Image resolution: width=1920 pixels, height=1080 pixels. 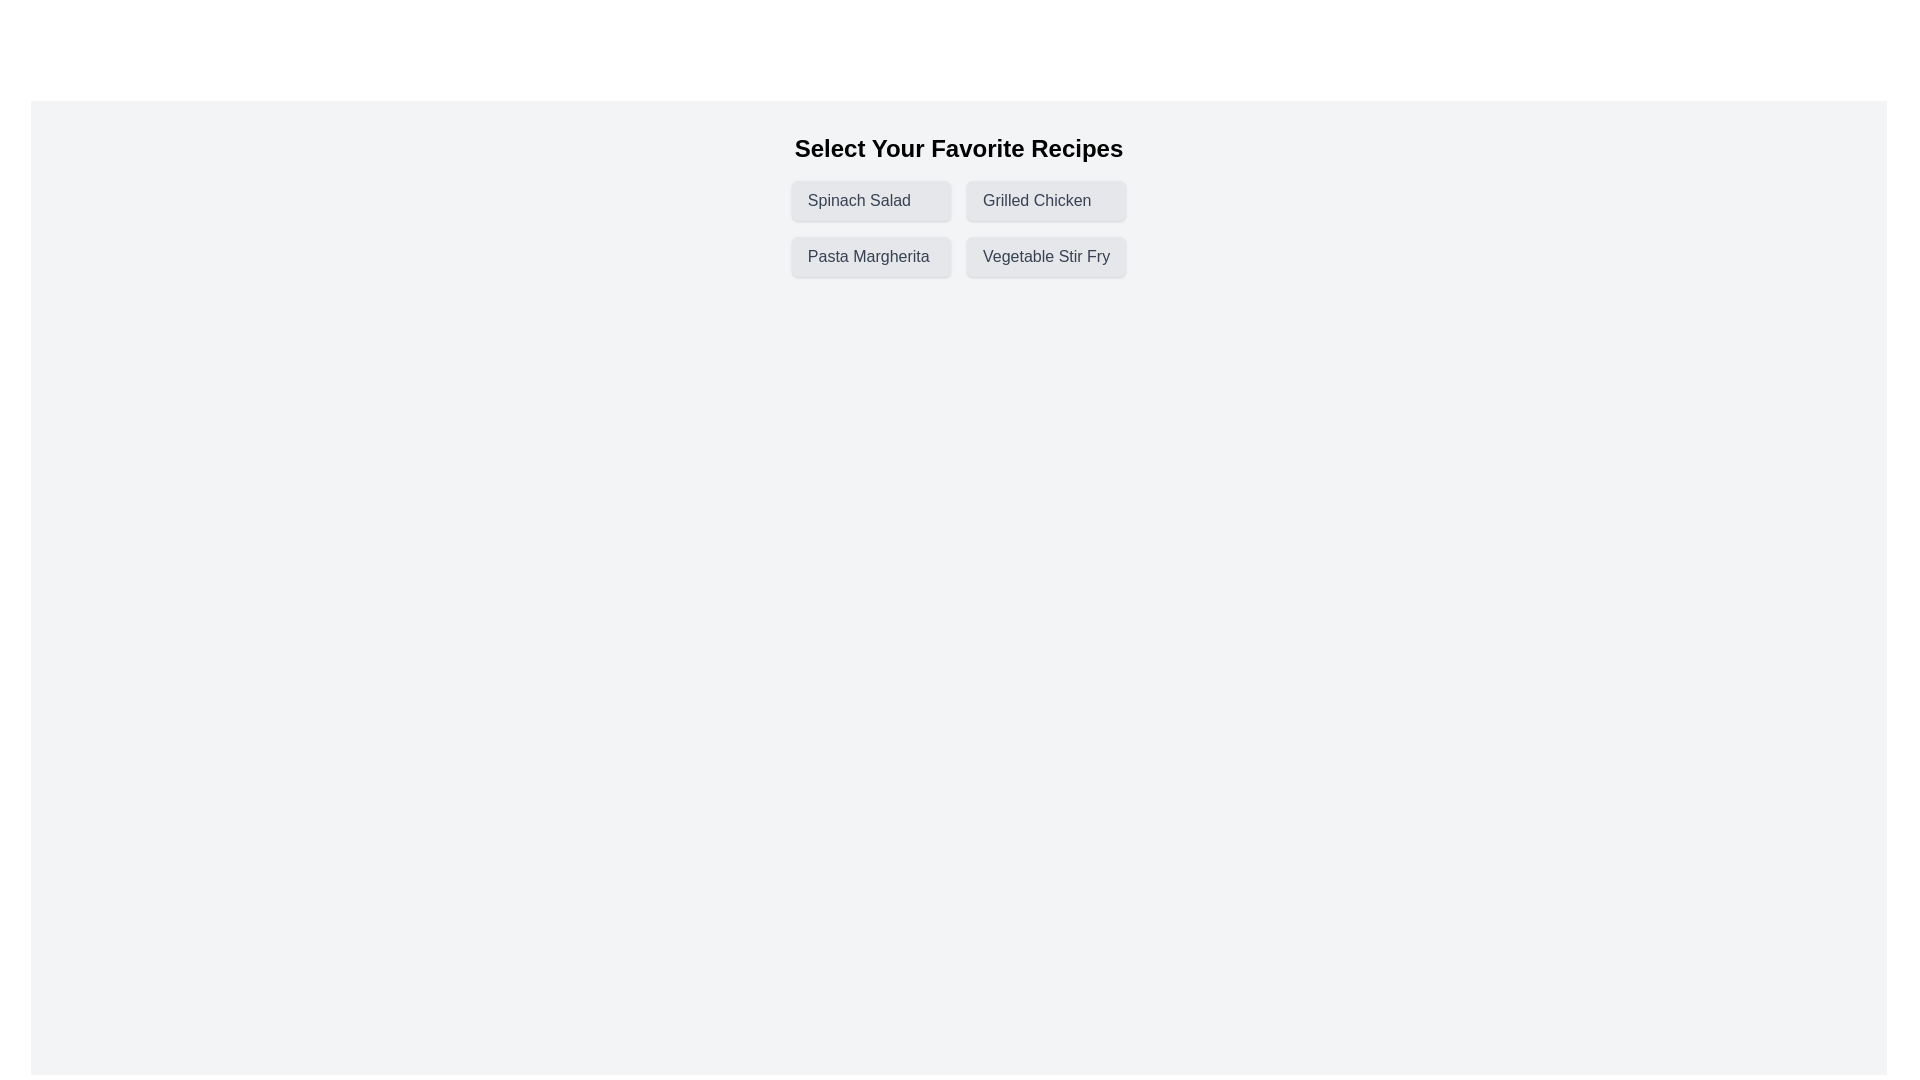 I want to click on the recipe card labeled 'Spinach Salad' to observe the visual feedback, so click(x=870, y=200).